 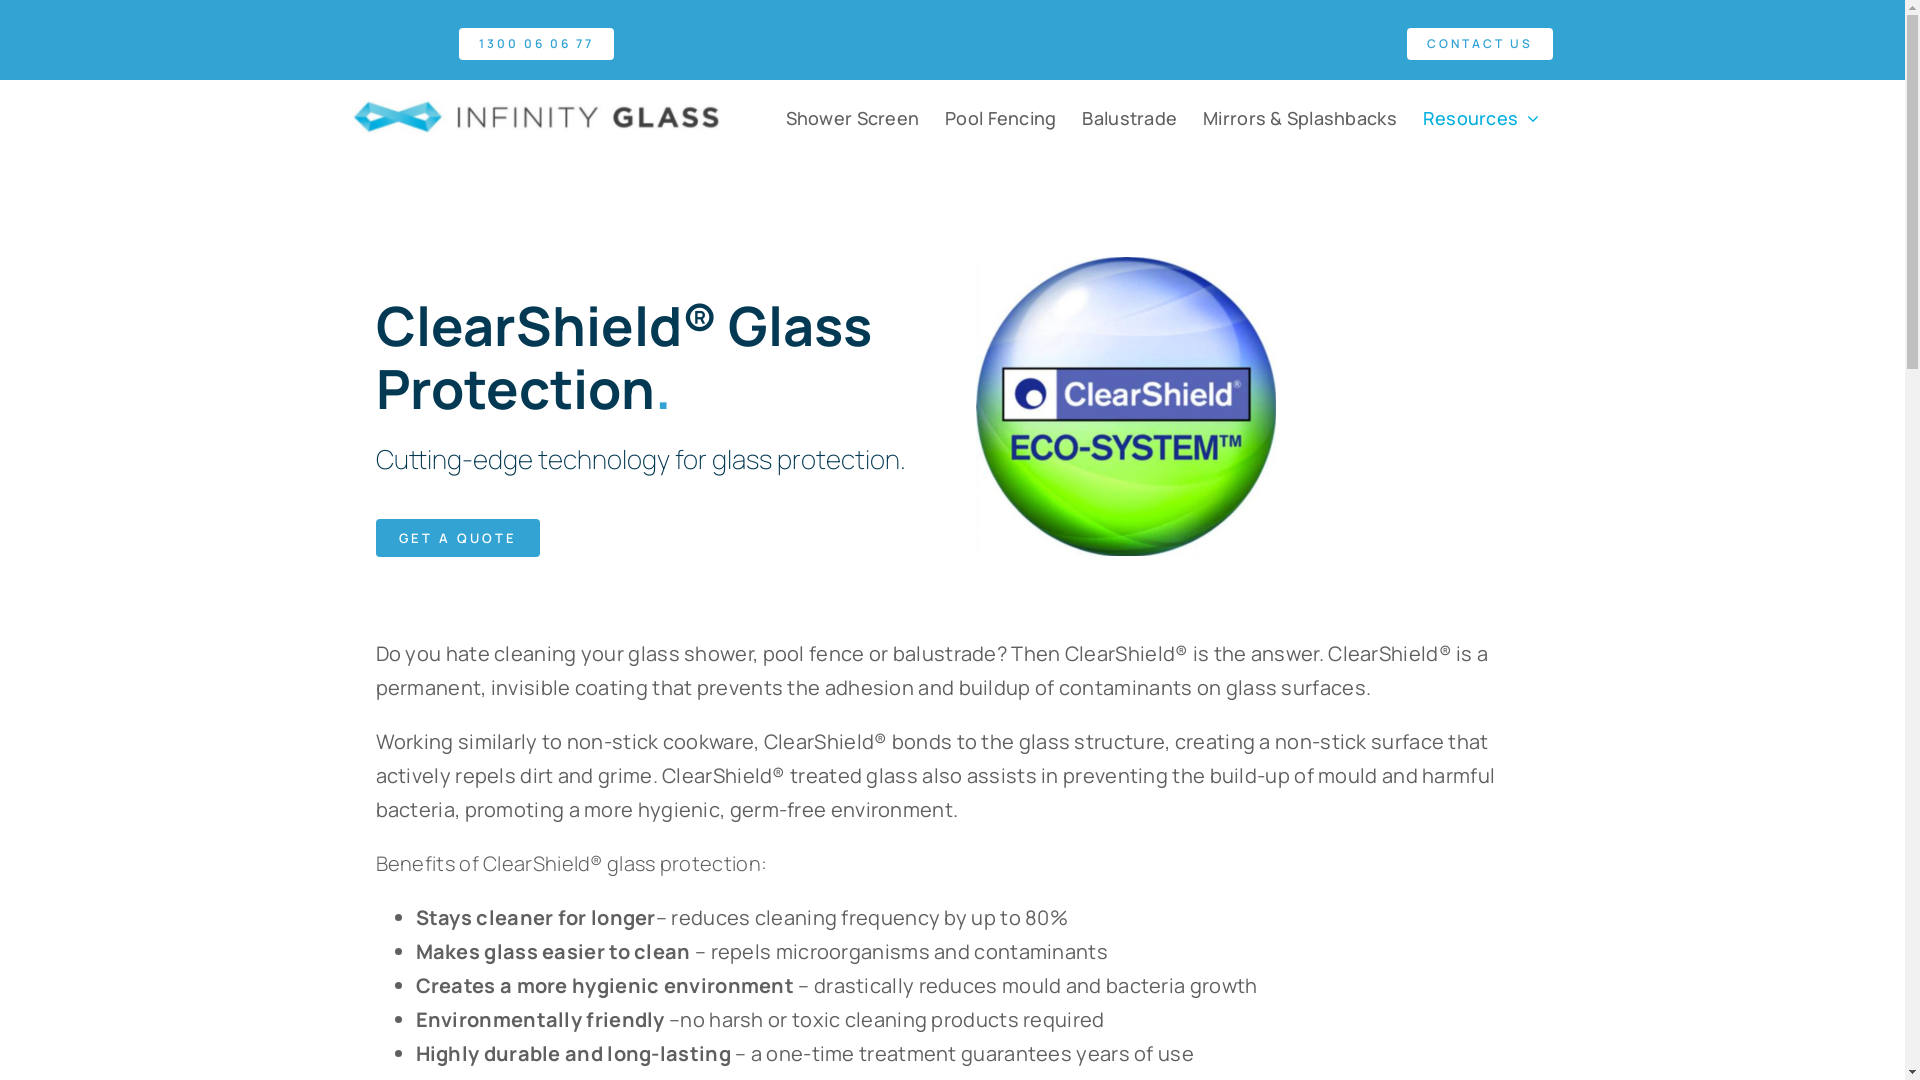 I want to click on 'CONTACT US', so click(x=1479, y=43).